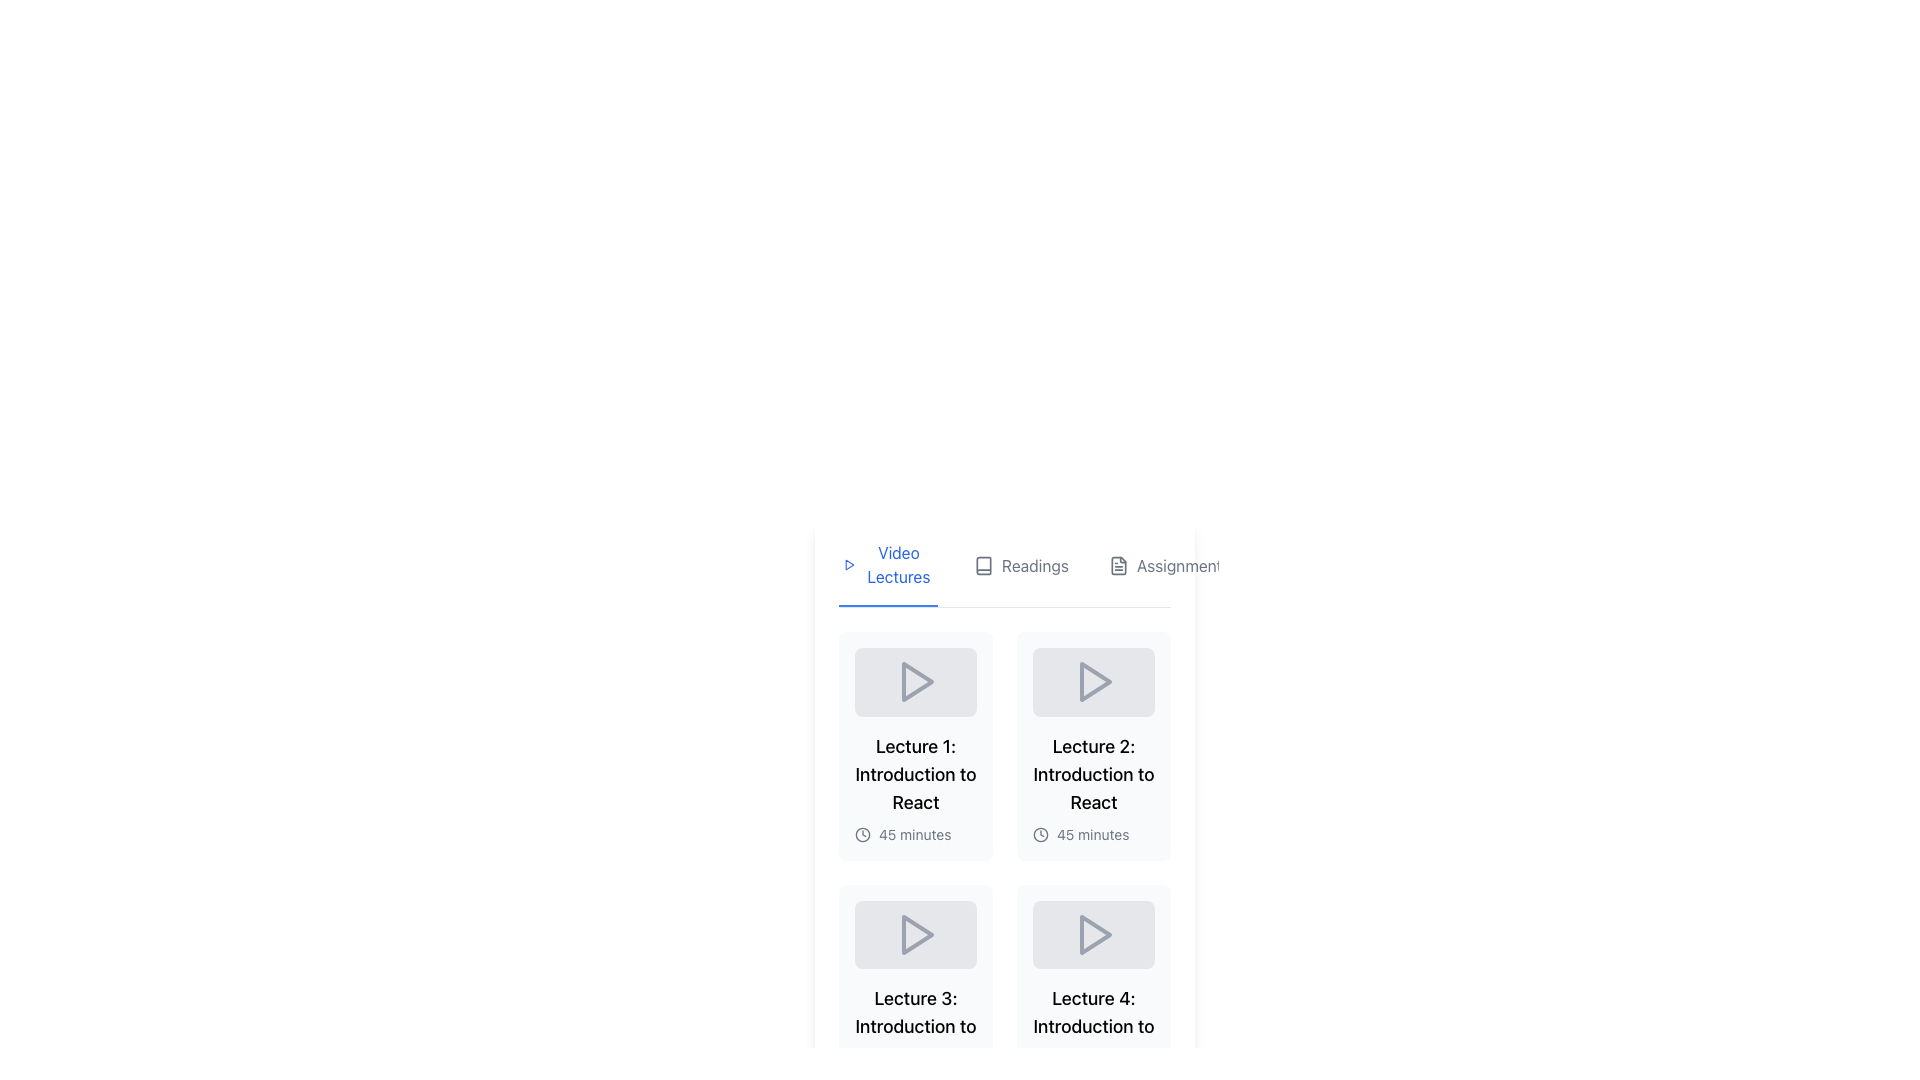  Describe the element at coordinates (915, 681) in the screenshot. I see `the play button for 'Lecture 1: Introduction to React', which is a gray button with a centered play icon` at that location.